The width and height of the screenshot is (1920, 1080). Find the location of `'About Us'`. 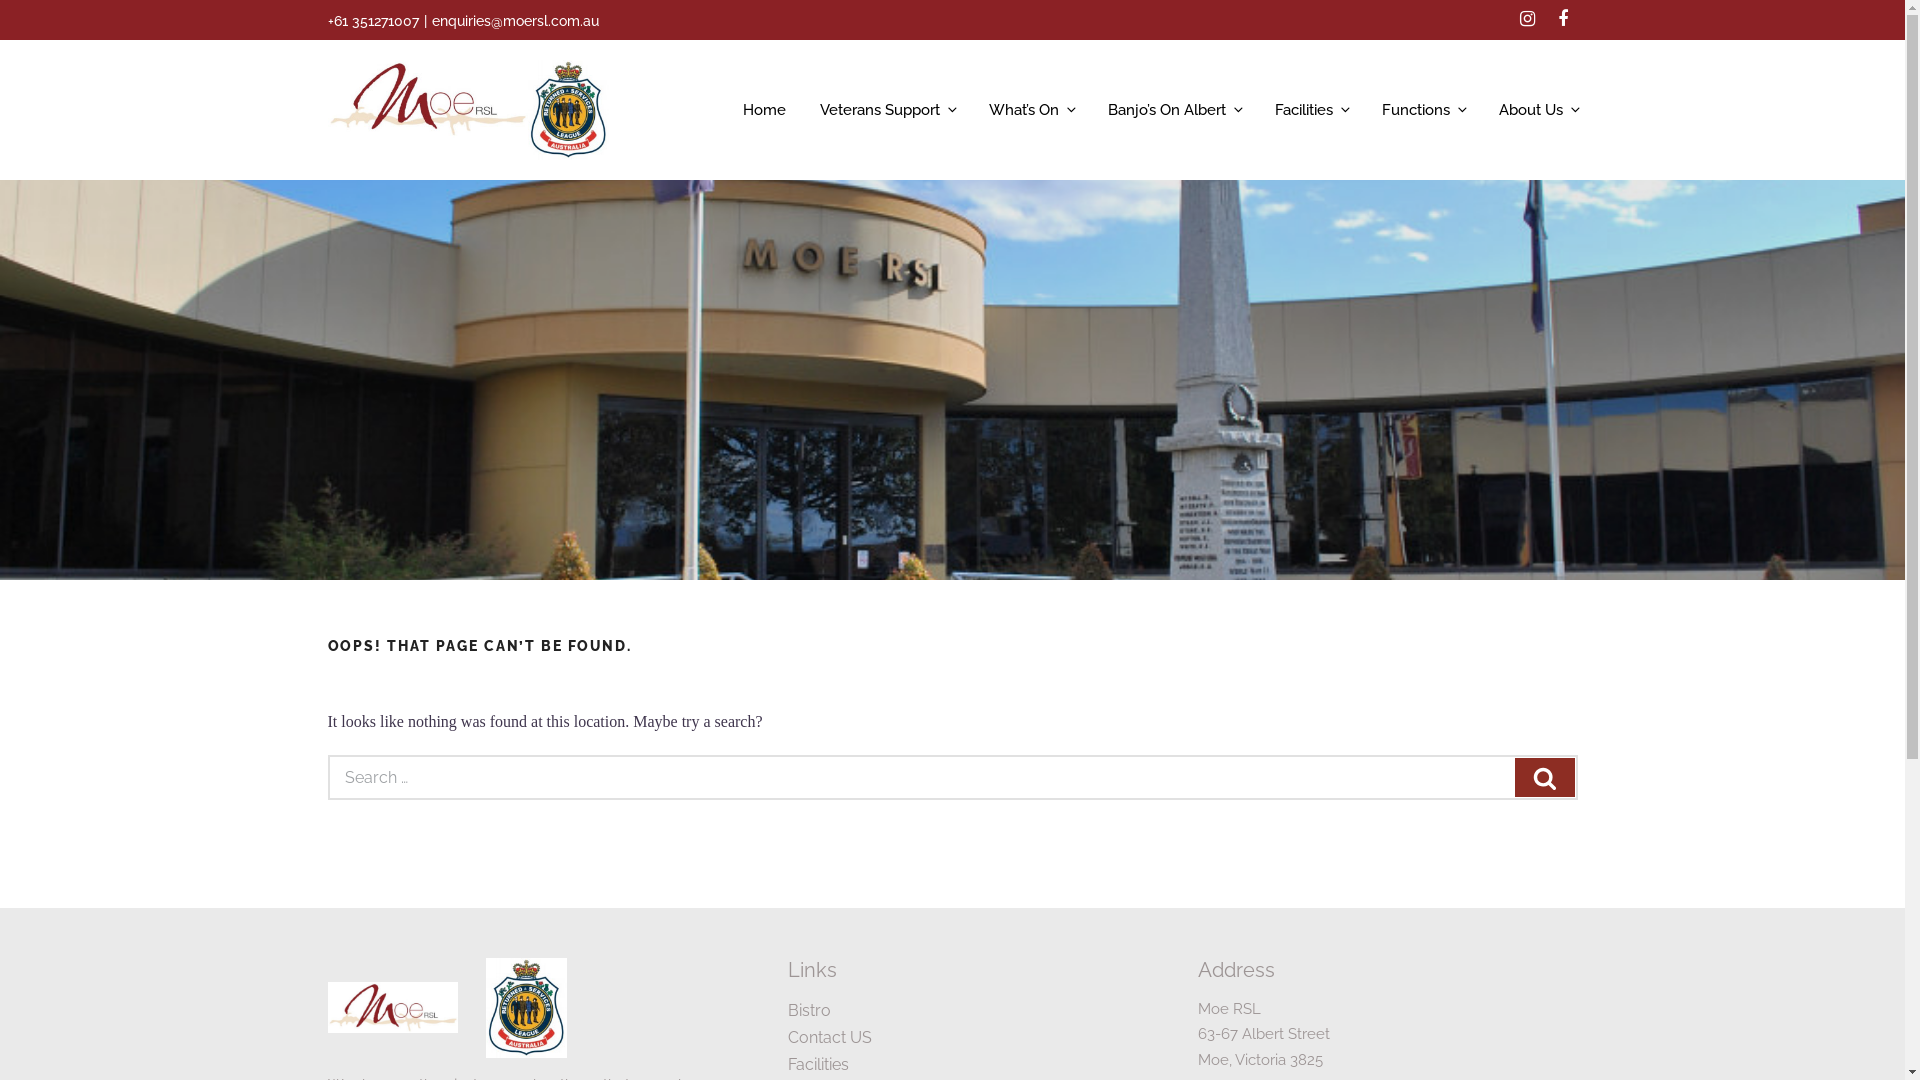

'About Us' is located at coordinates (1530, 110).